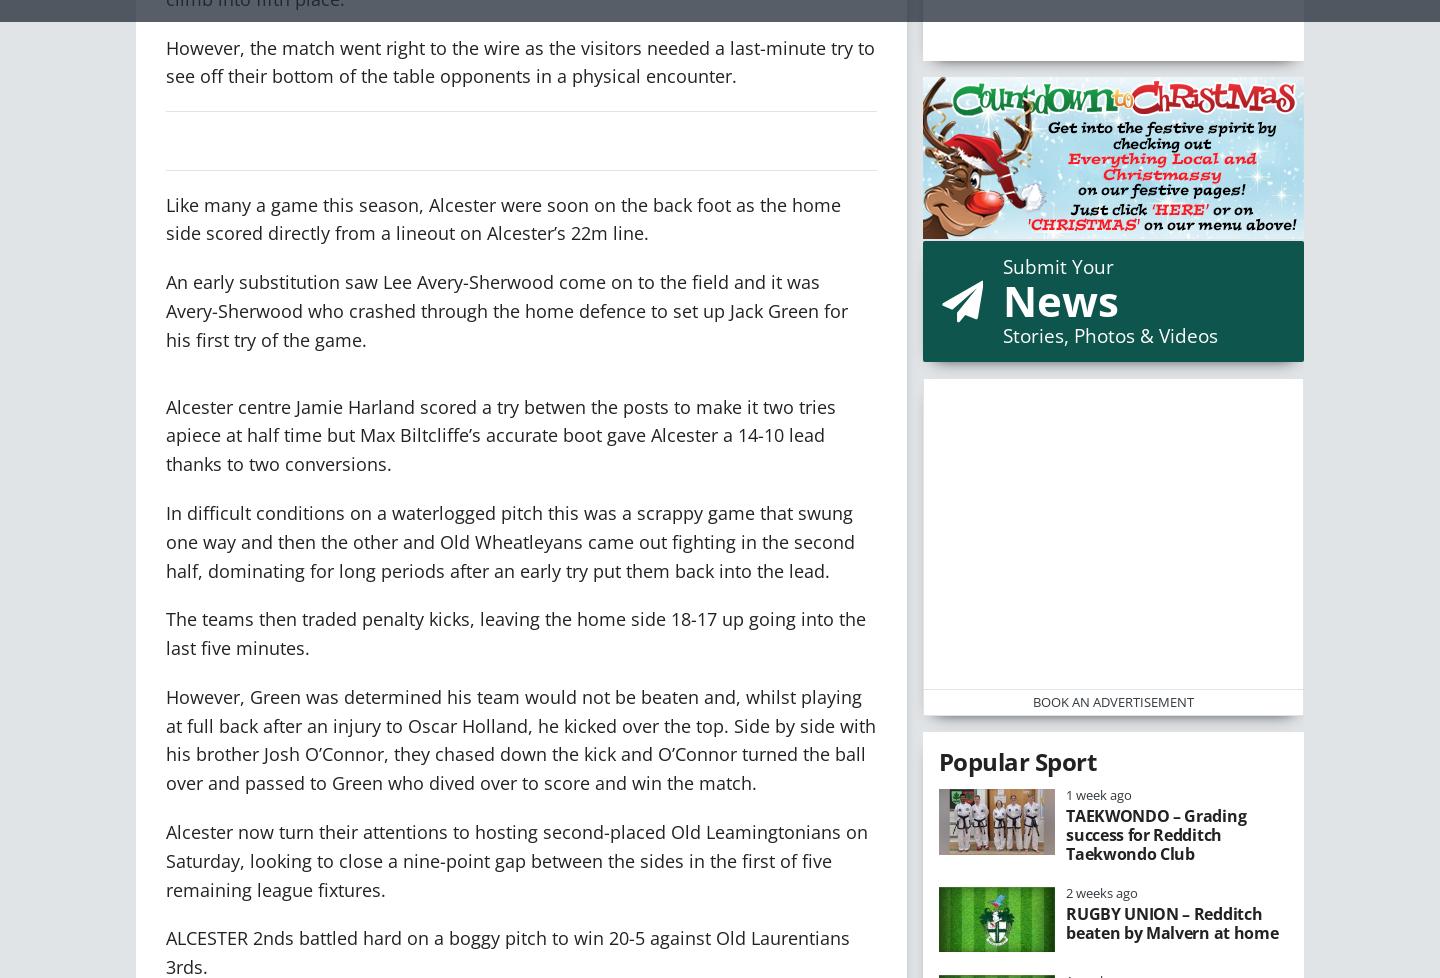 This screenshot has width=1440, height=978. What do you see at coordinates (506, 309) in the screenshot?
I see `'An early substitution saw Lee Avery-Sherwood come on to the field and it was Avery-Sherwood who crashed through the home defence to set up Jack Green for his first try of the game.'` at bounding box center [506, 309].